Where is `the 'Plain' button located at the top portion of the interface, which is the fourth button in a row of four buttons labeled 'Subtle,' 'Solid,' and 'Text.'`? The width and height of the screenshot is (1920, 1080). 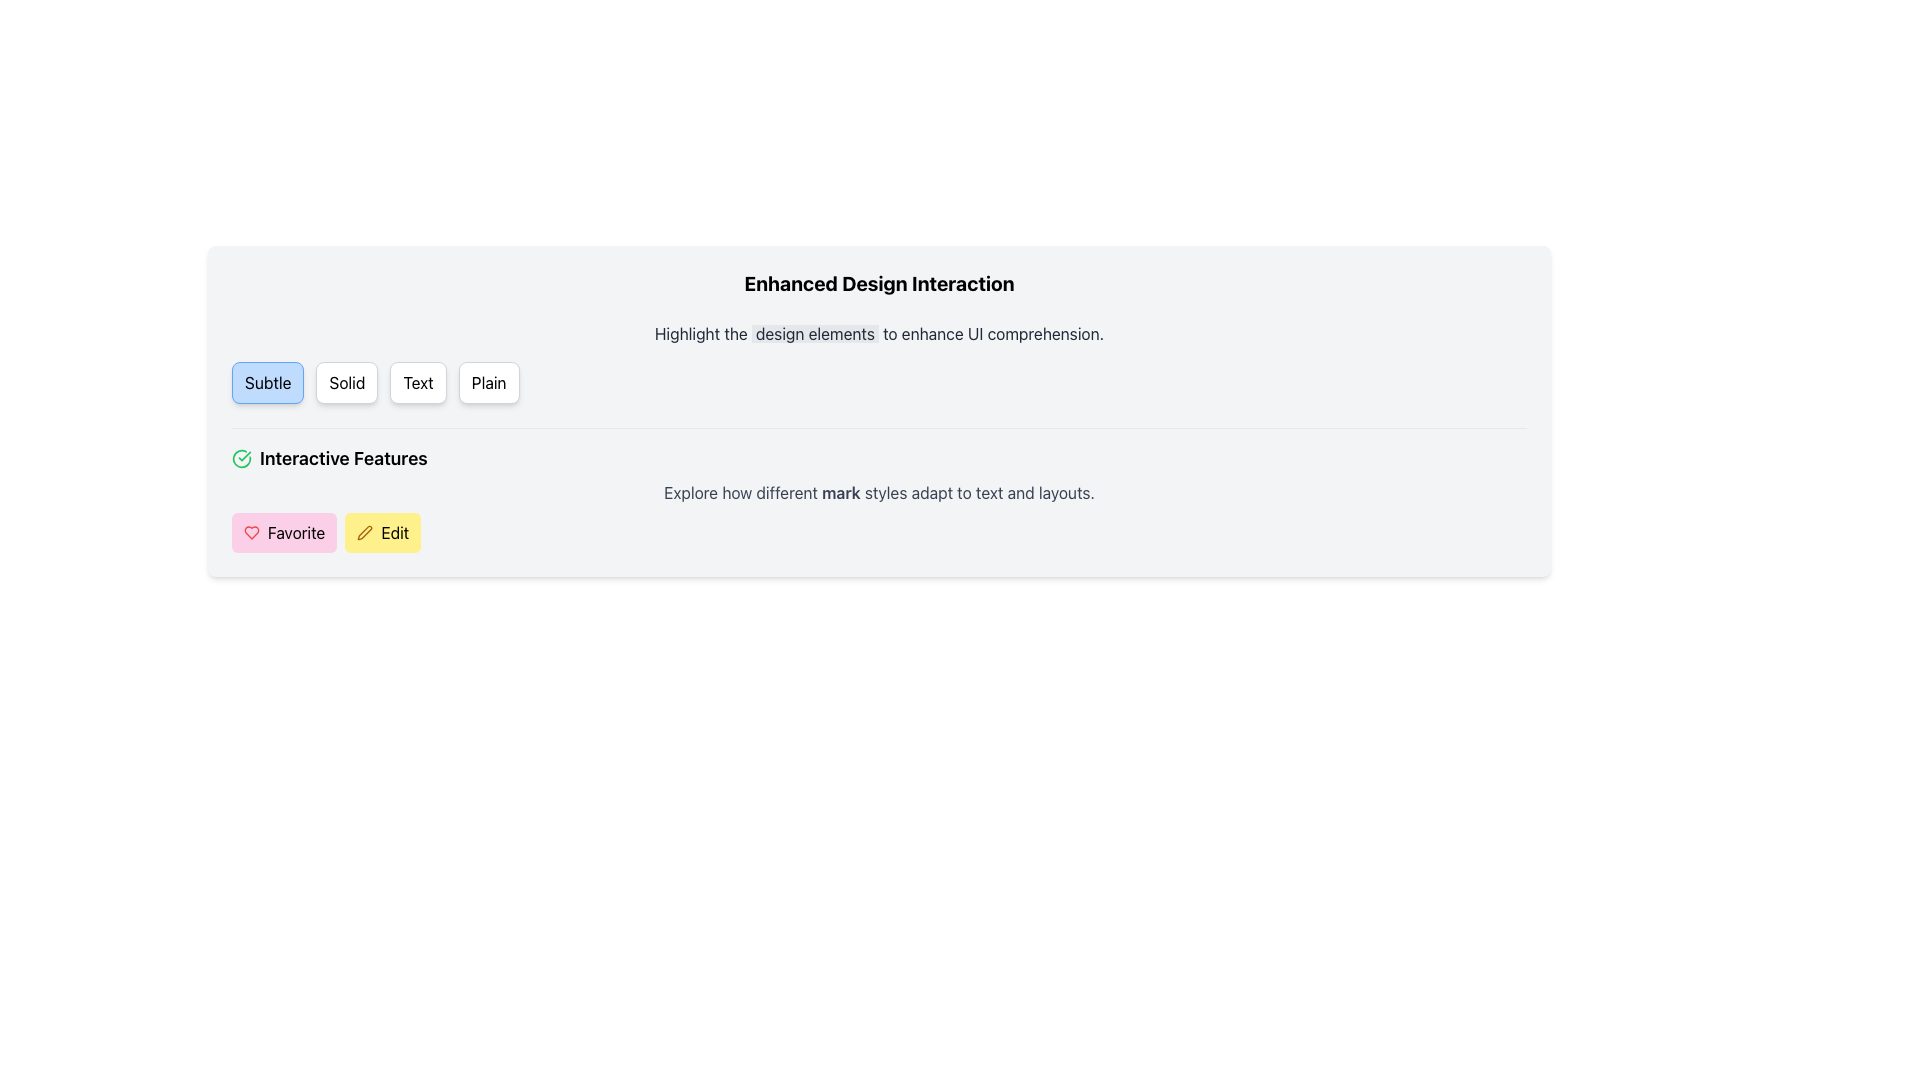 the 'Plain' button located at the top portion of the interface, which is the fourth button in a row of four buttons labeled 'Subtle,' 'Solid,' and 'Text.' is located at coordinates (489, 382).